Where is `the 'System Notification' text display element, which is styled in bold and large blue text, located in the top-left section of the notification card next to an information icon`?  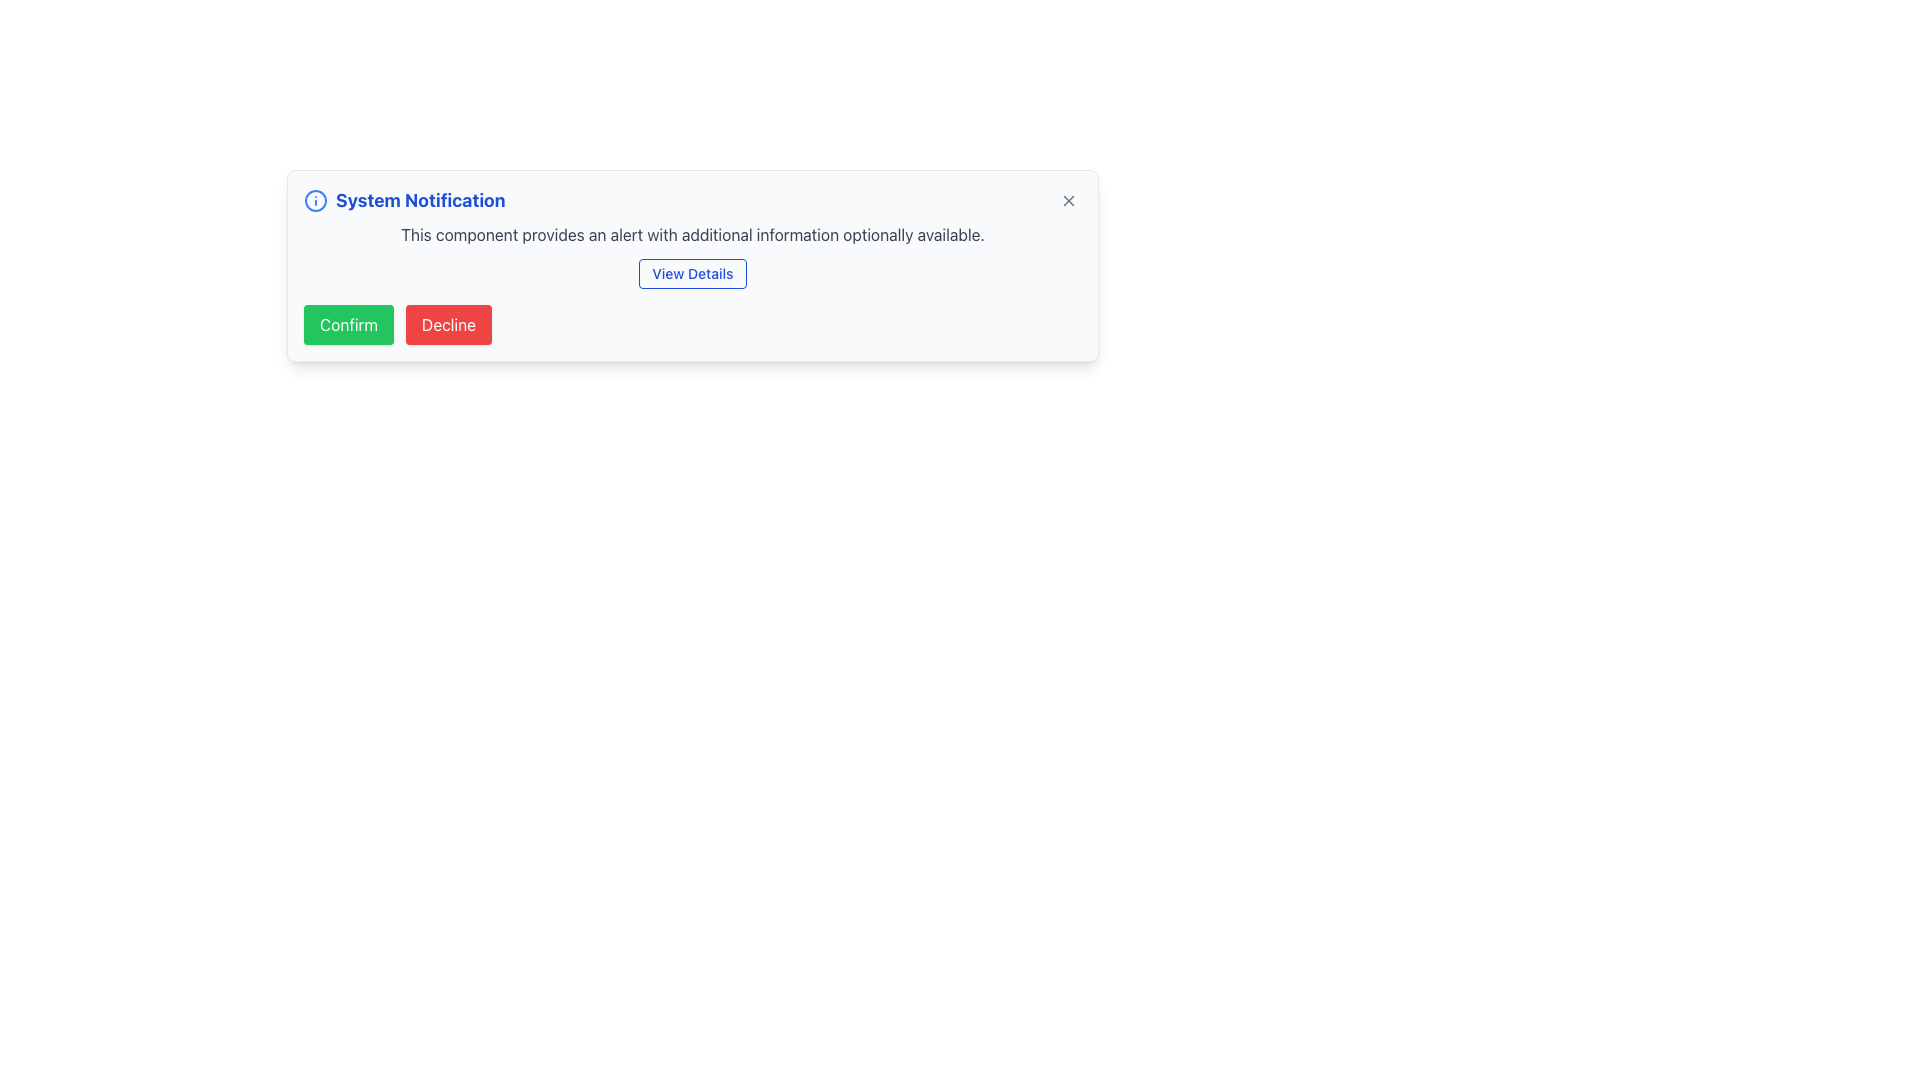
the 'System Notification' text display element, which is styled in bold and large blue text, located in the top-left section of the notification card next to an information icon is located at coordinates (419, 200).